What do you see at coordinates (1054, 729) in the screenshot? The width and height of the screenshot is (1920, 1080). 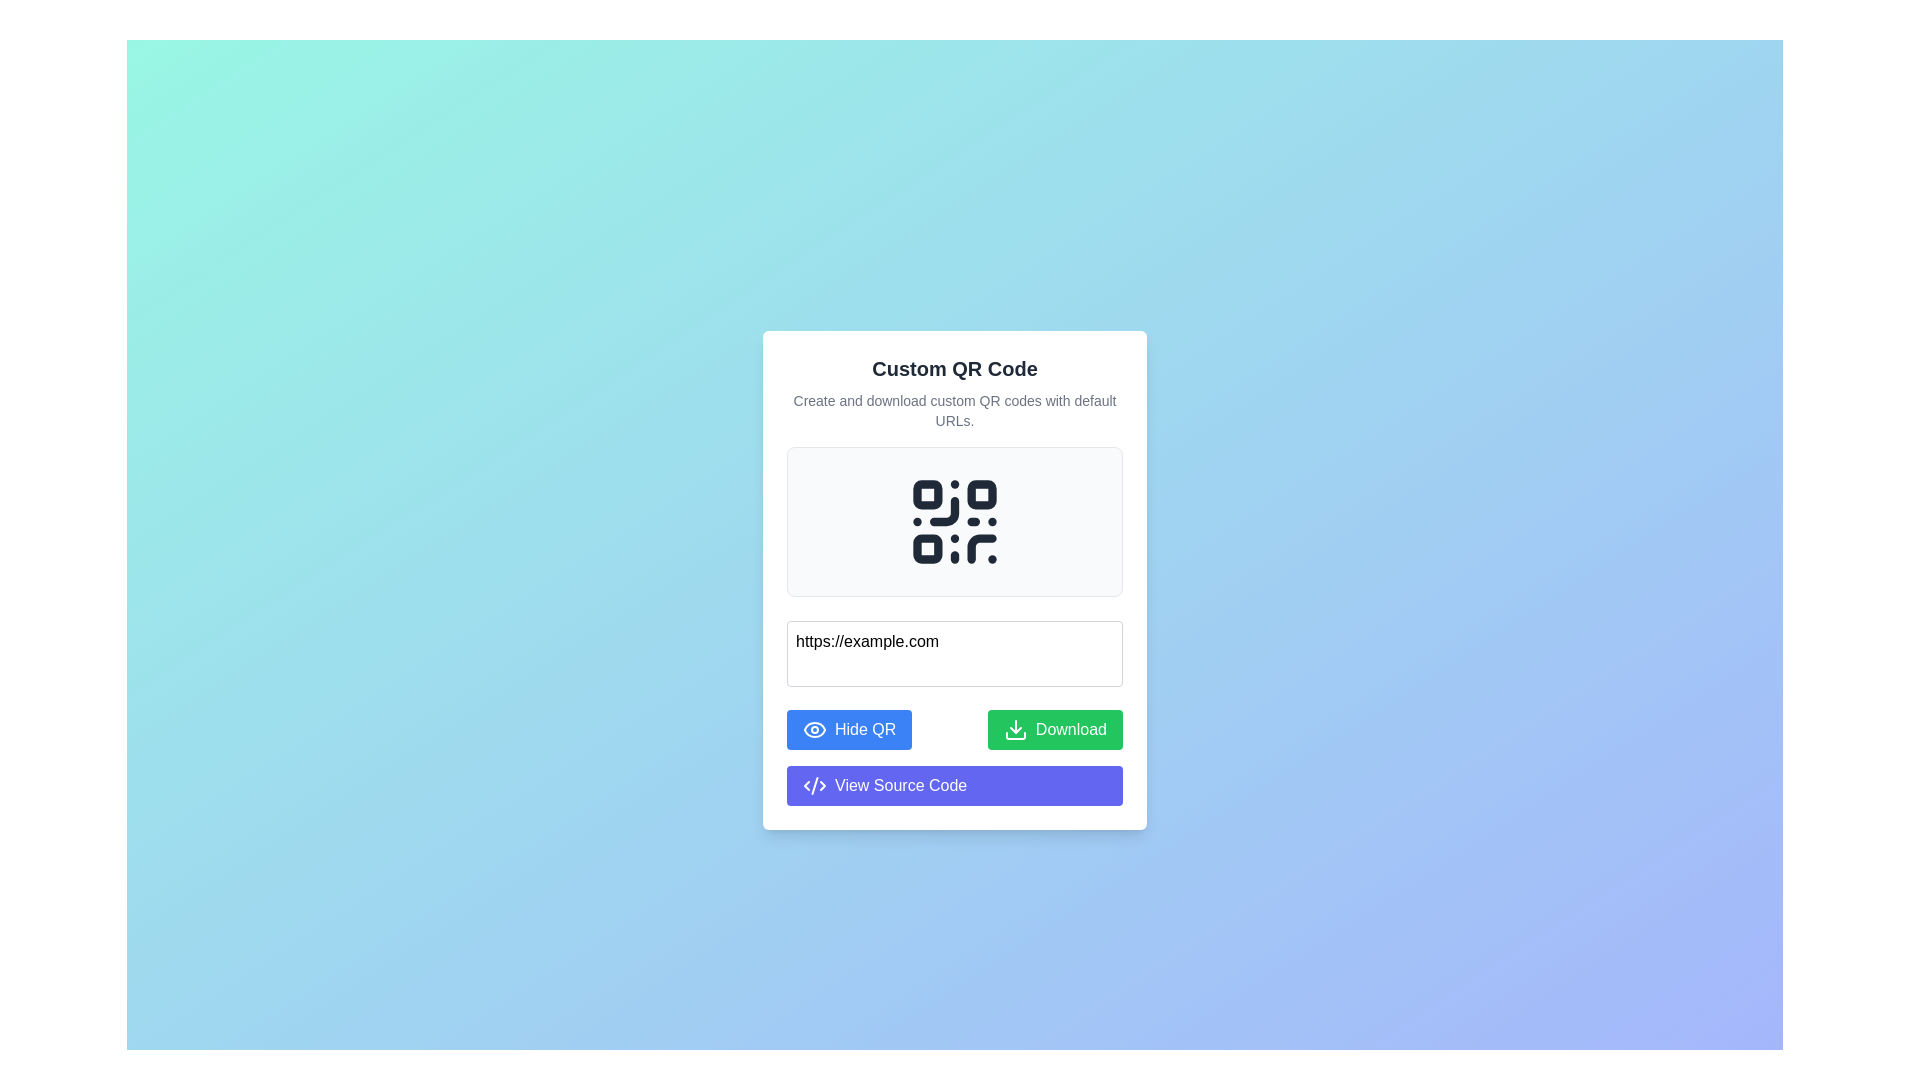 I see `the green 'Download' button with rounded corners to initiate the download` at bounding box center [1054, 729].